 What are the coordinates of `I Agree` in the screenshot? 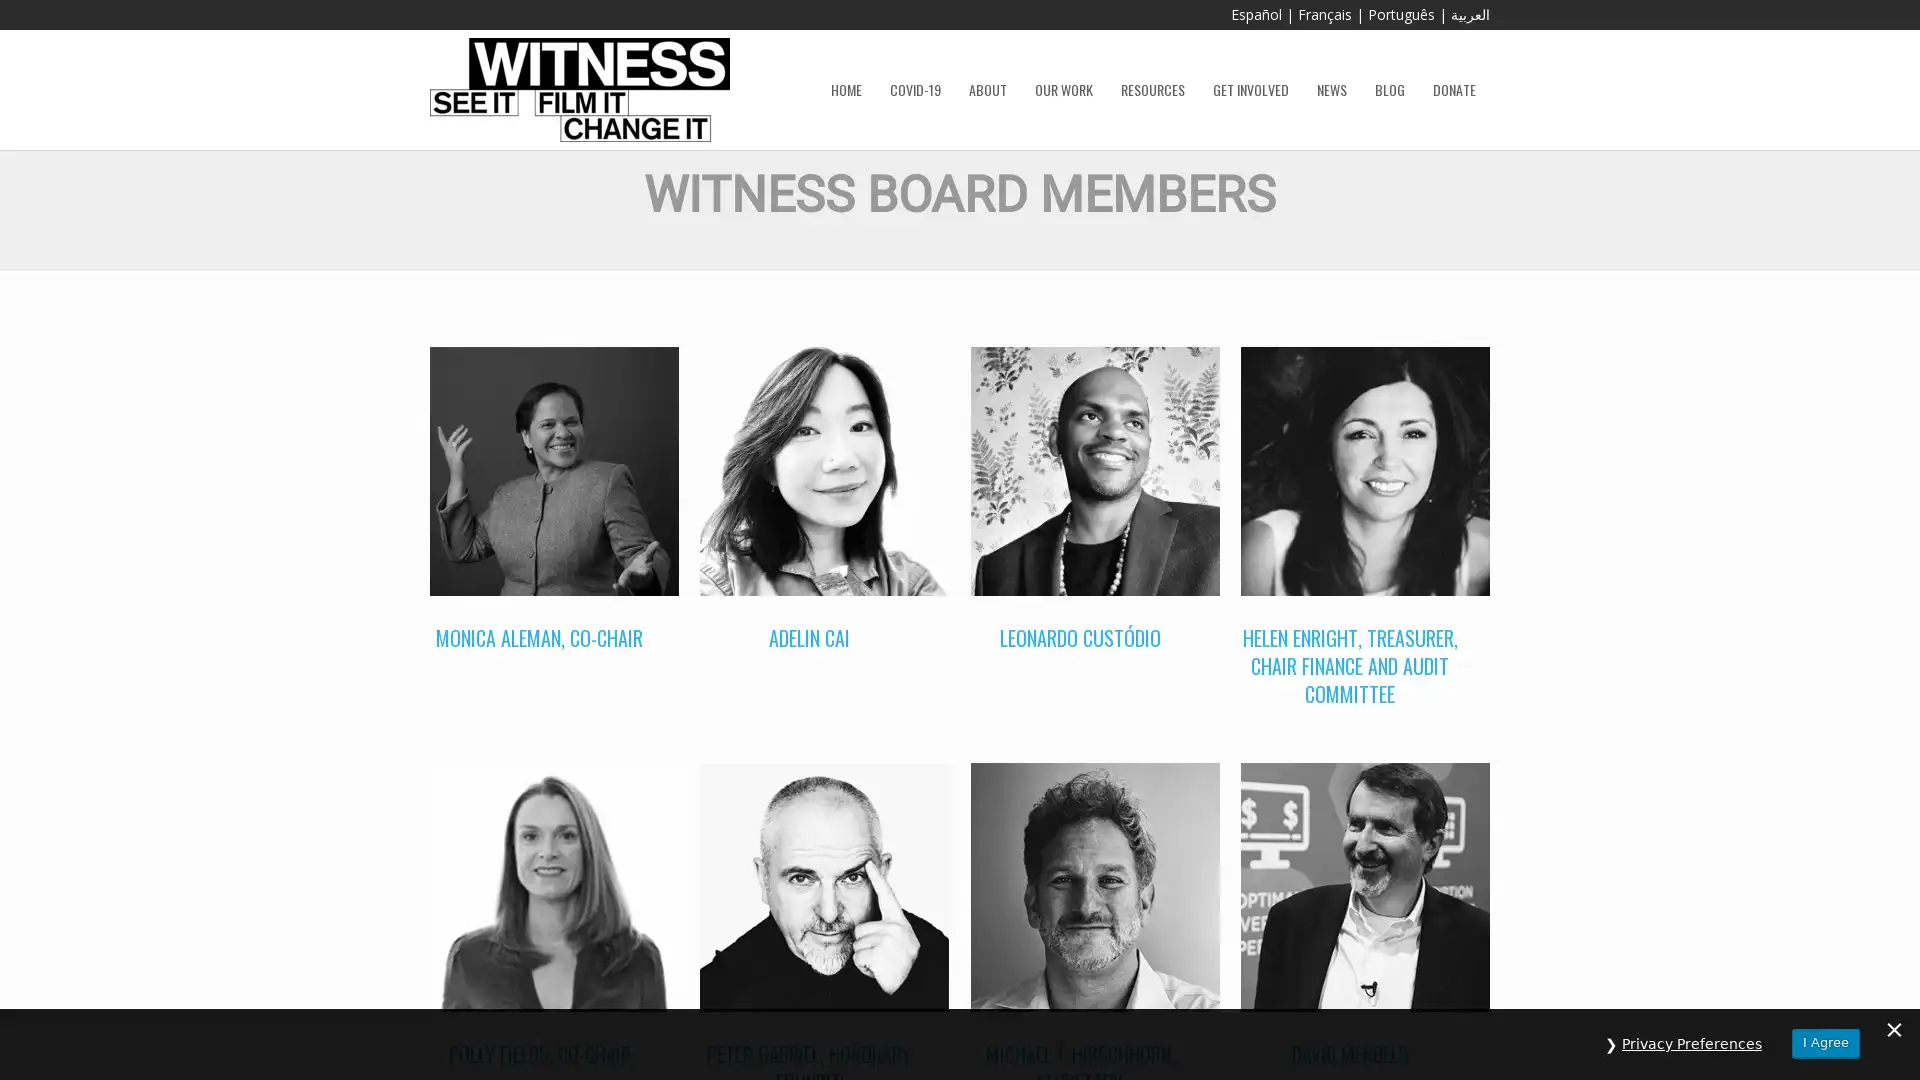 It's located at (1825, 1042).